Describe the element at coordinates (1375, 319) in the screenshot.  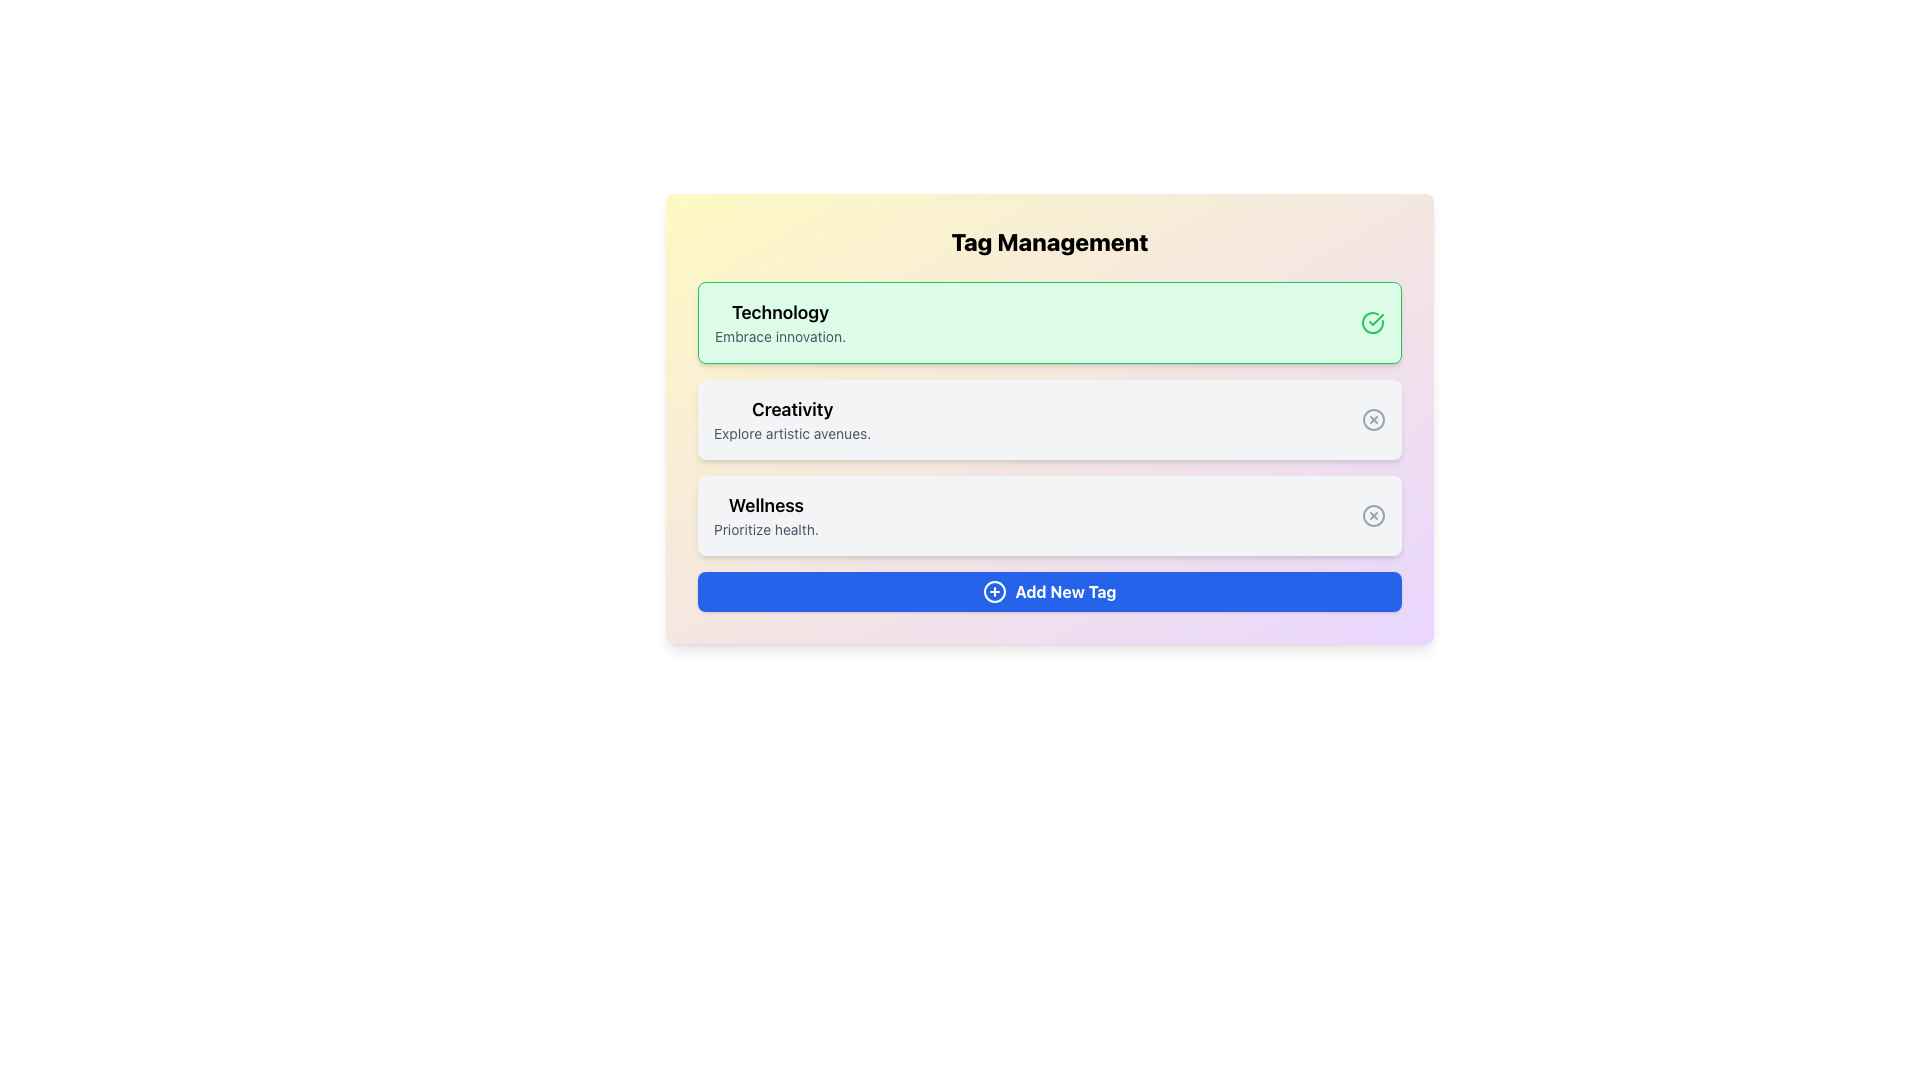
I see `the green checkmark icon indicating the active 'Technology' menu entry in the top-right corner of the menu` at that location.